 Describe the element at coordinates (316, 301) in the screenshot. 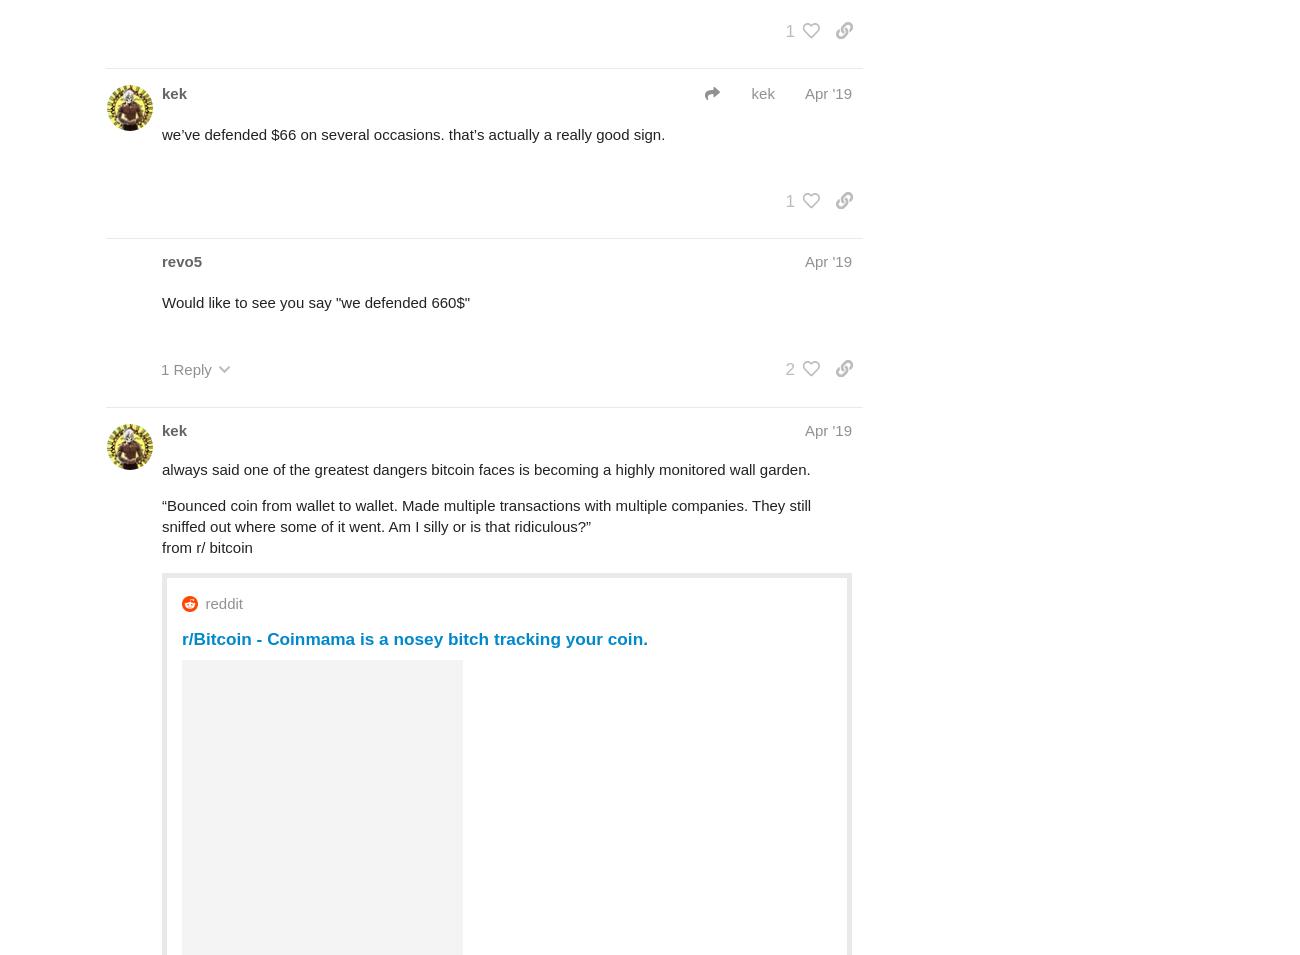

I see `'Would like to see you say "we defended 660$"'` at that location.